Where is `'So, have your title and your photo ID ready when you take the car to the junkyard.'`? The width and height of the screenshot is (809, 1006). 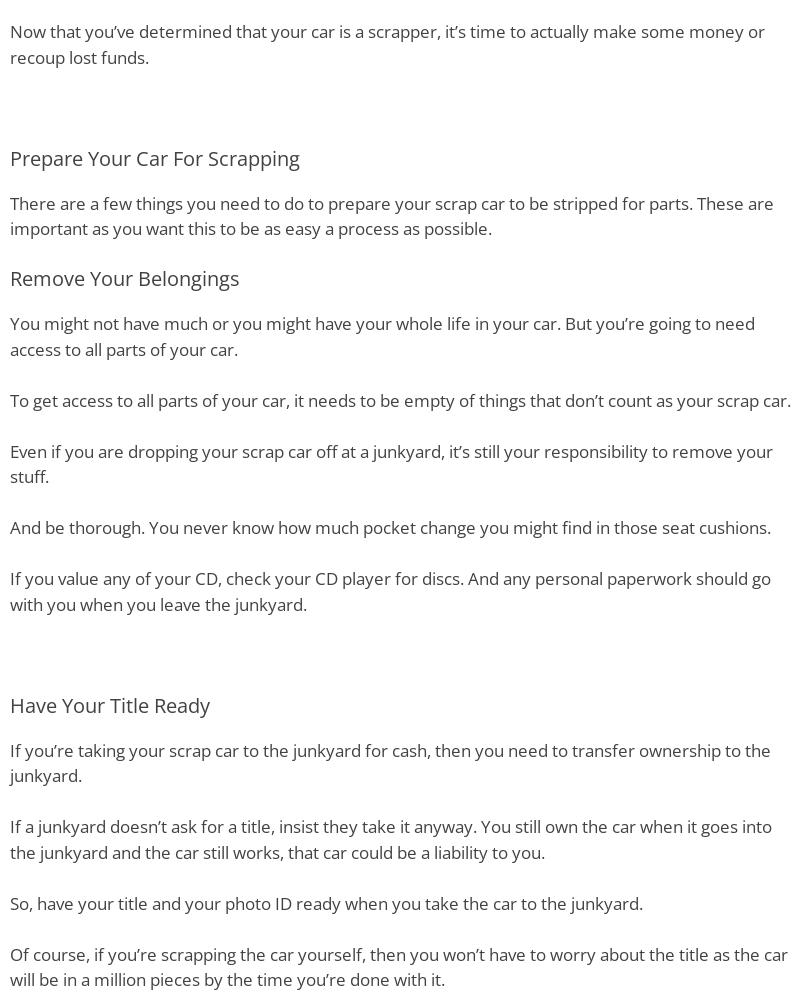 'So, have your title and your photo ID ready when you take the car to the junkyard.' is located at coordinates (326, 901).